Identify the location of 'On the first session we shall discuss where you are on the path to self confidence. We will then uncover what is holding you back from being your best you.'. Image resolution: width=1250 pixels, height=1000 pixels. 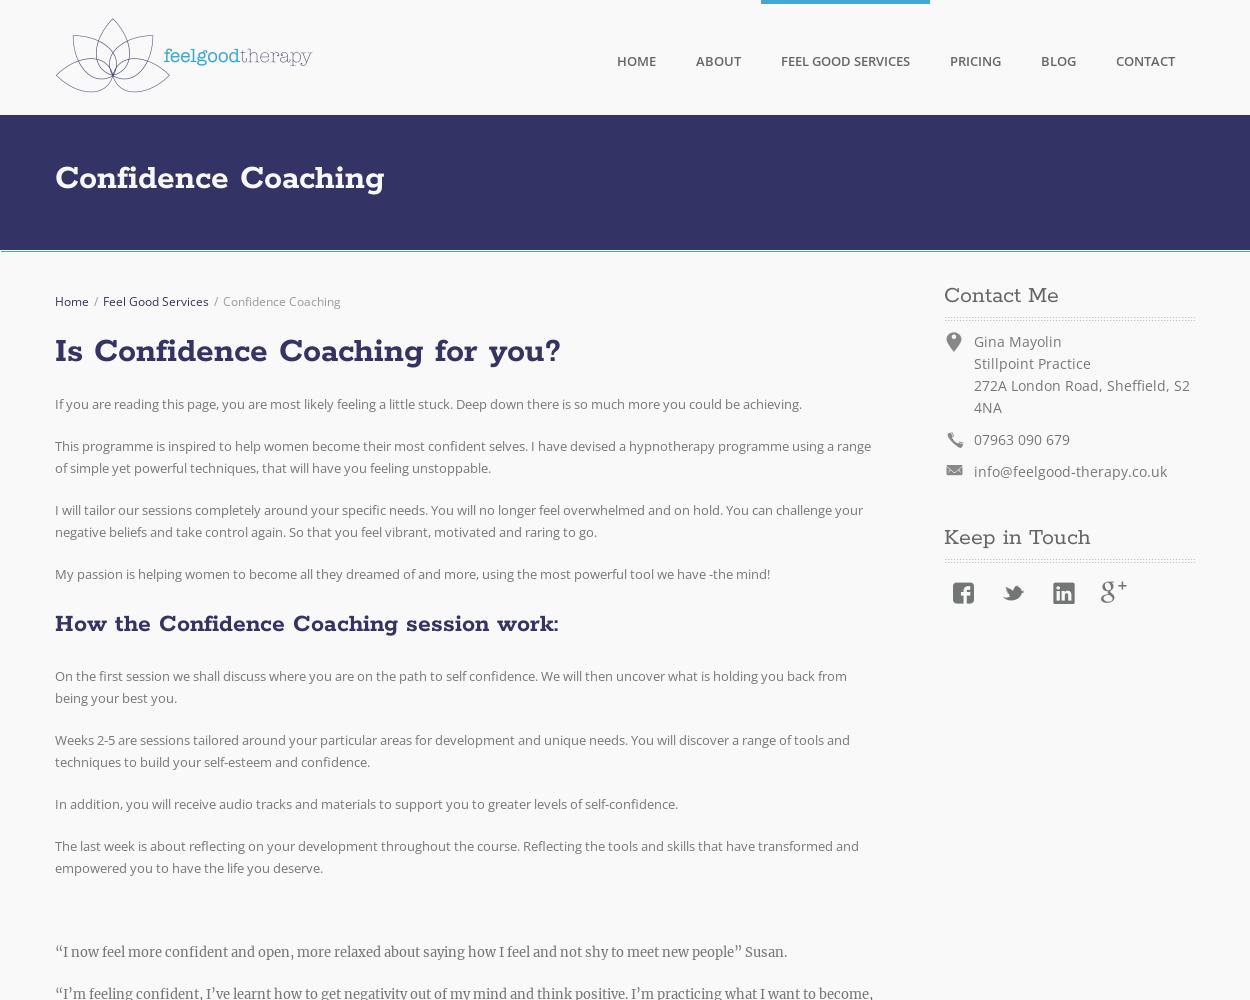
(55, 687).